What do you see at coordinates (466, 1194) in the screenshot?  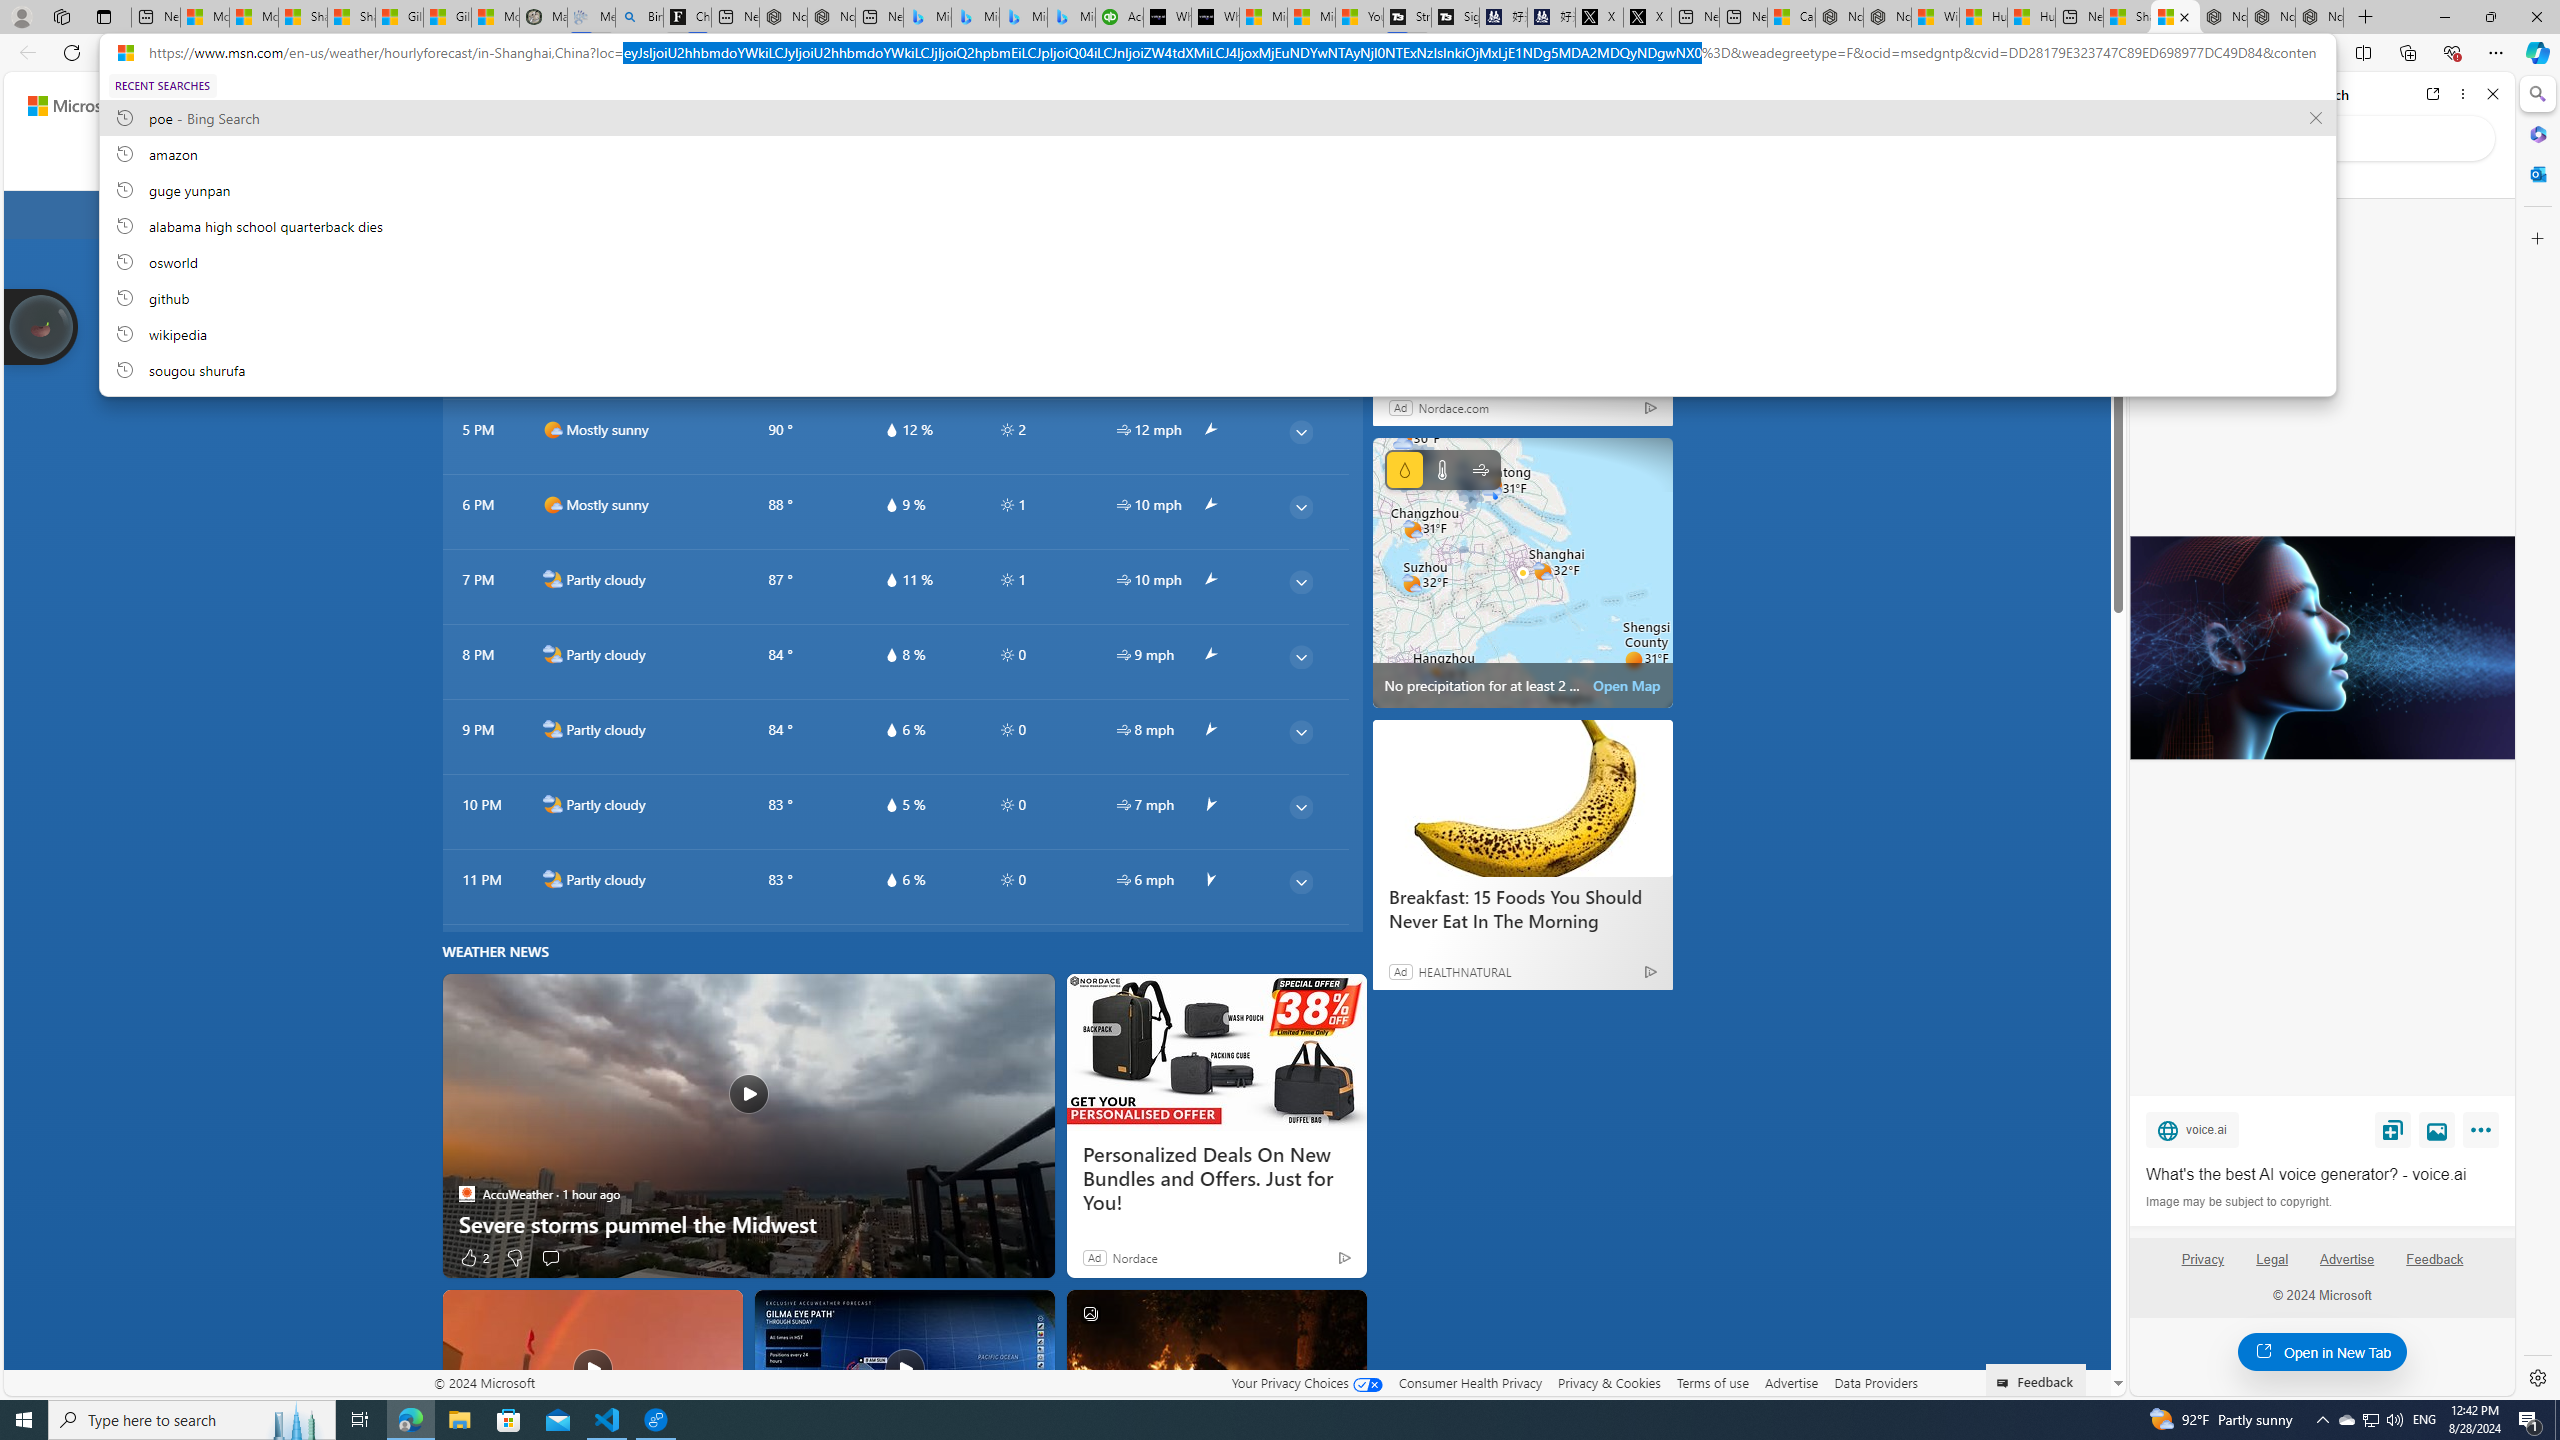 I see `'AccuWeather'` at bounding box center [466, 1194].